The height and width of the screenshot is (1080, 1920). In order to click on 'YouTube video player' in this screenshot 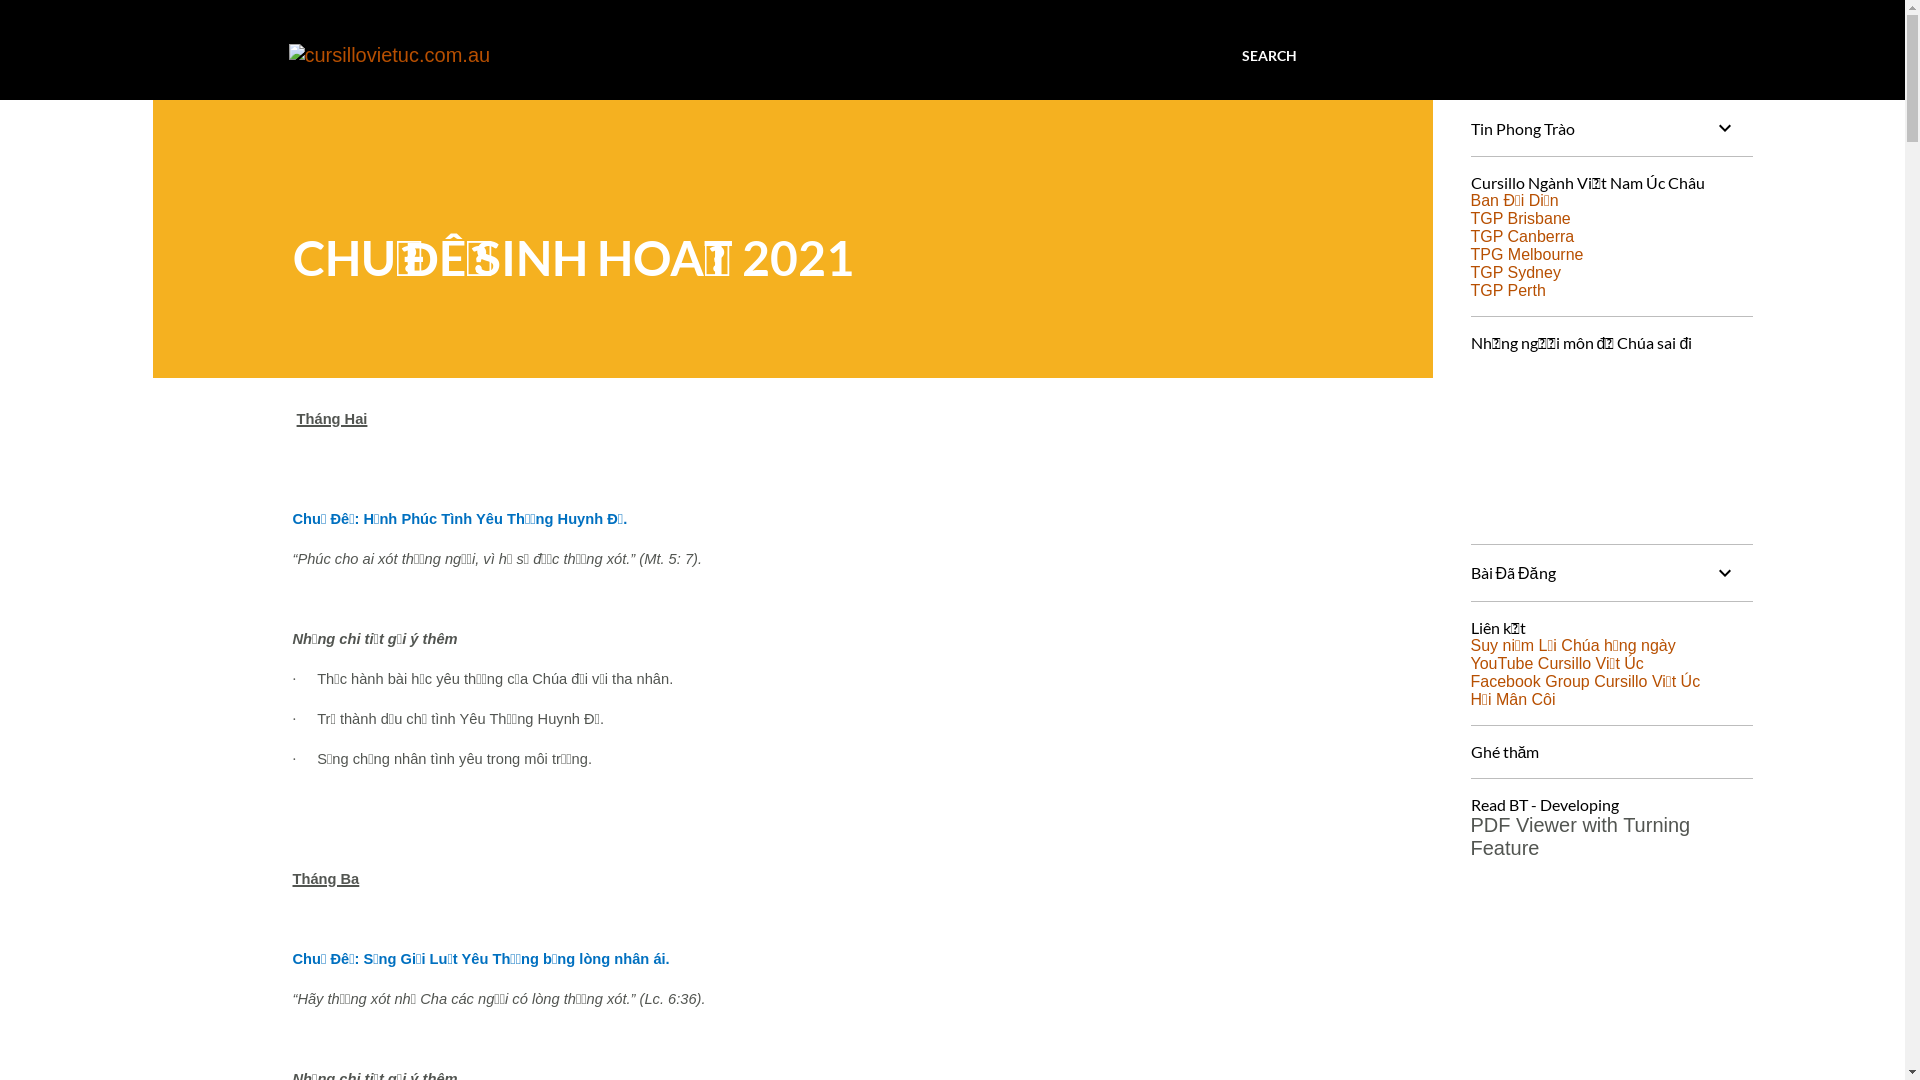, I will do `click(1609, 437)`.